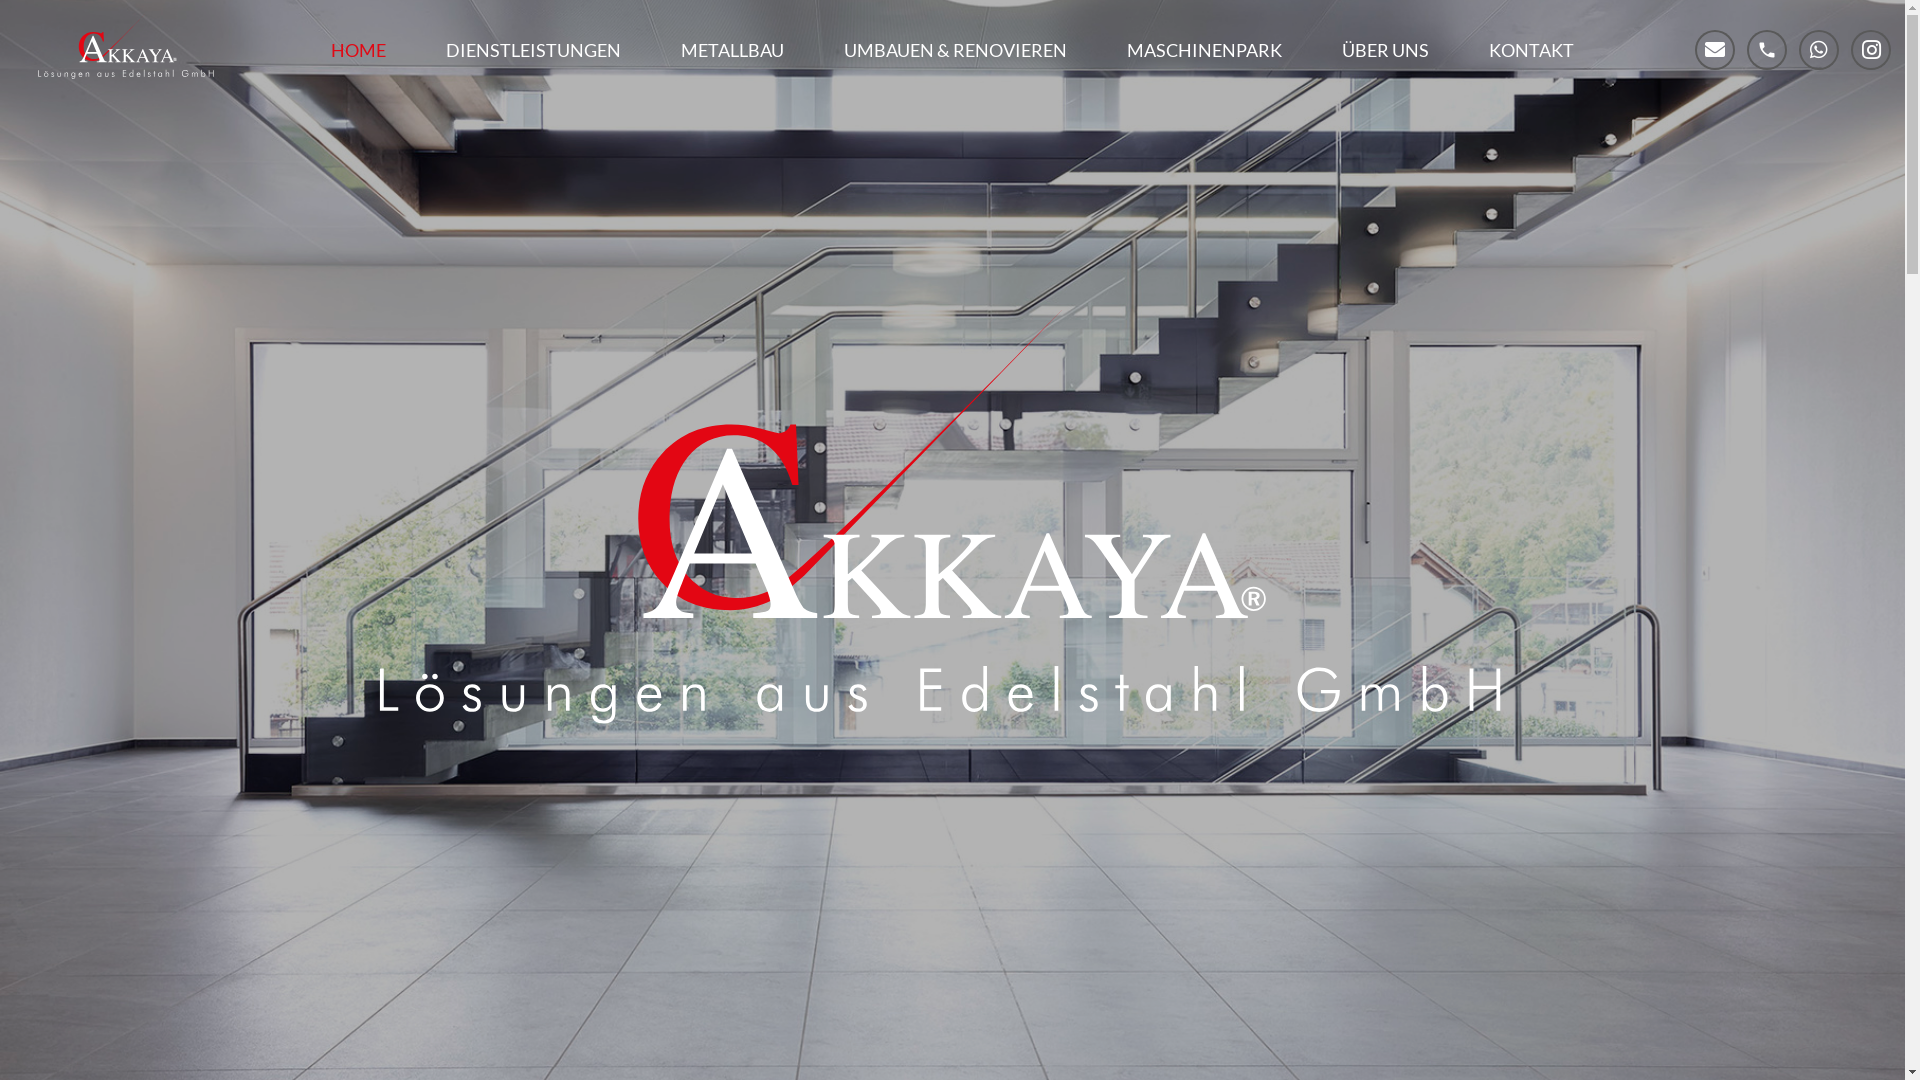 The height and width of the screenshot is (1080, 1920). Describe the element at coordinates (1766, 49) in the screenshot. I see `'phone'` at that location.